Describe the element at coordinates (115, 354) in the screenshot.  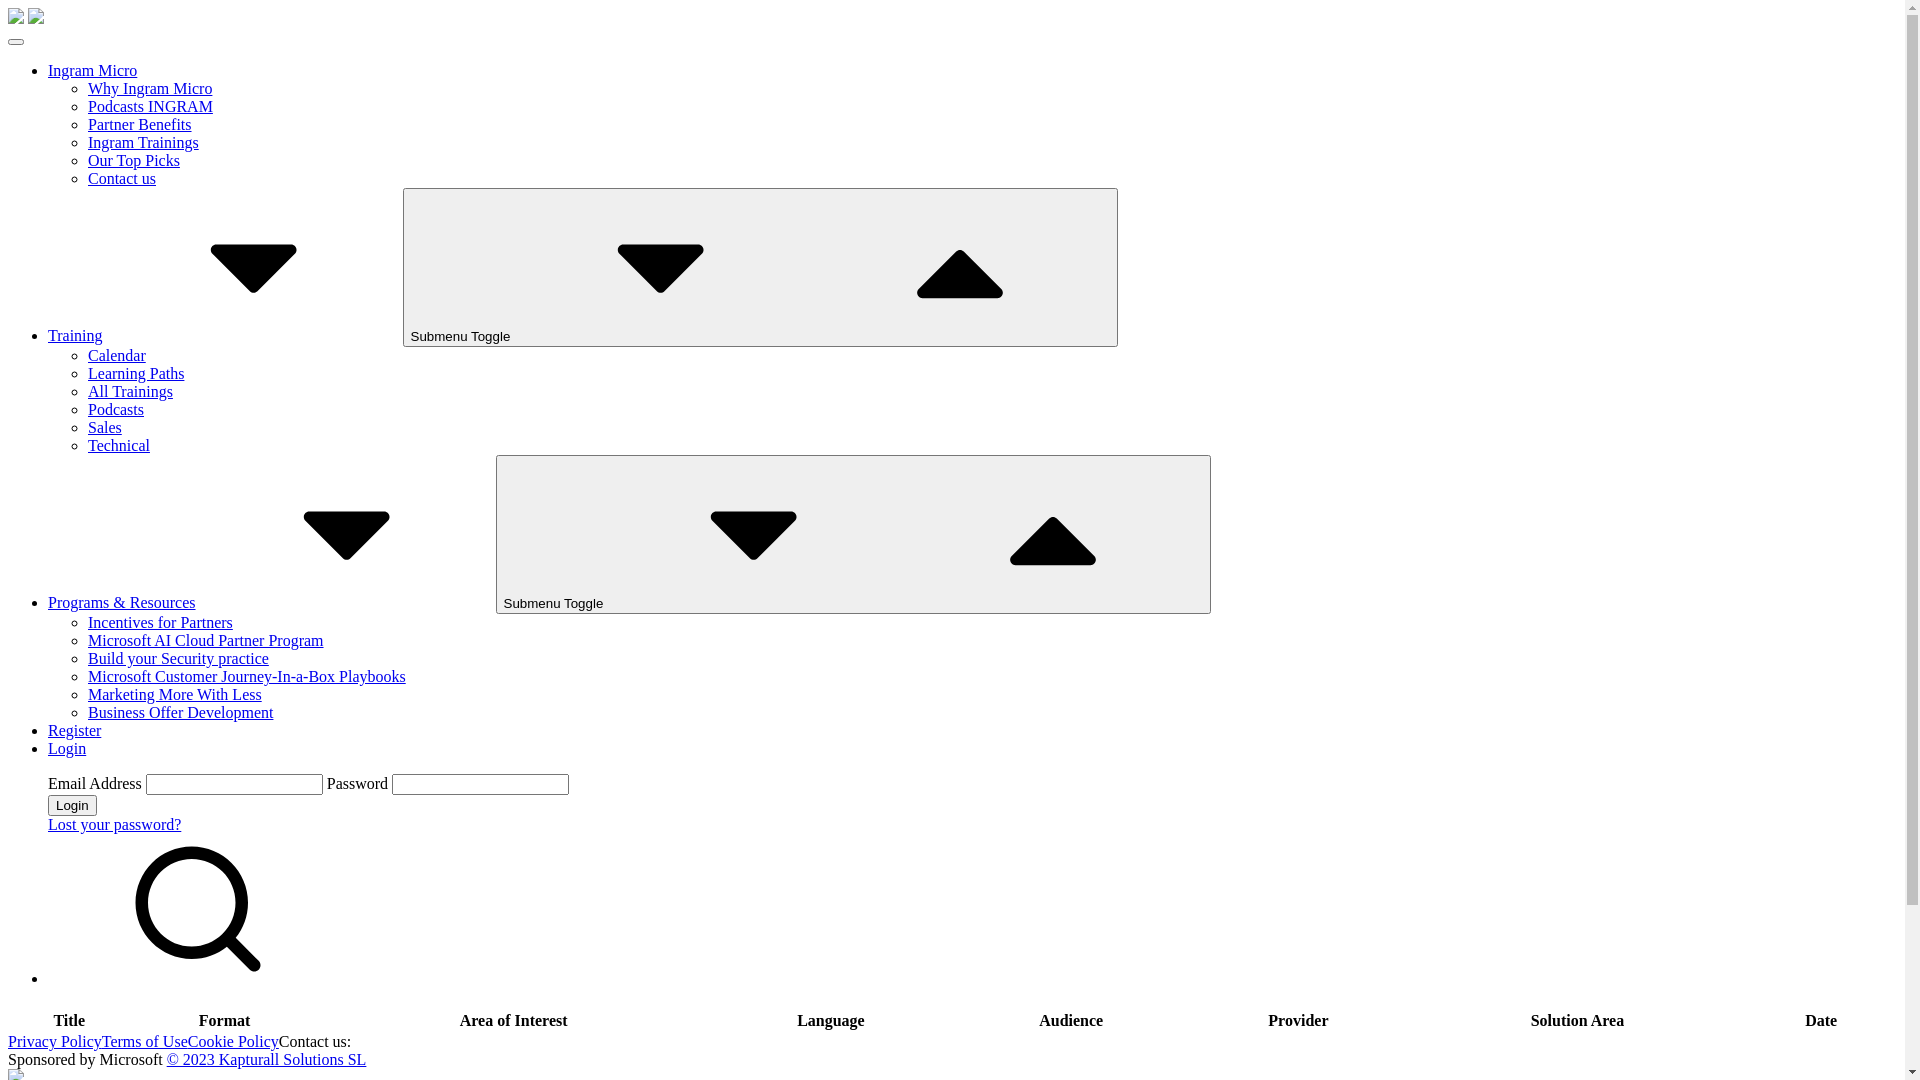
I see `'Calendar'` at that location.